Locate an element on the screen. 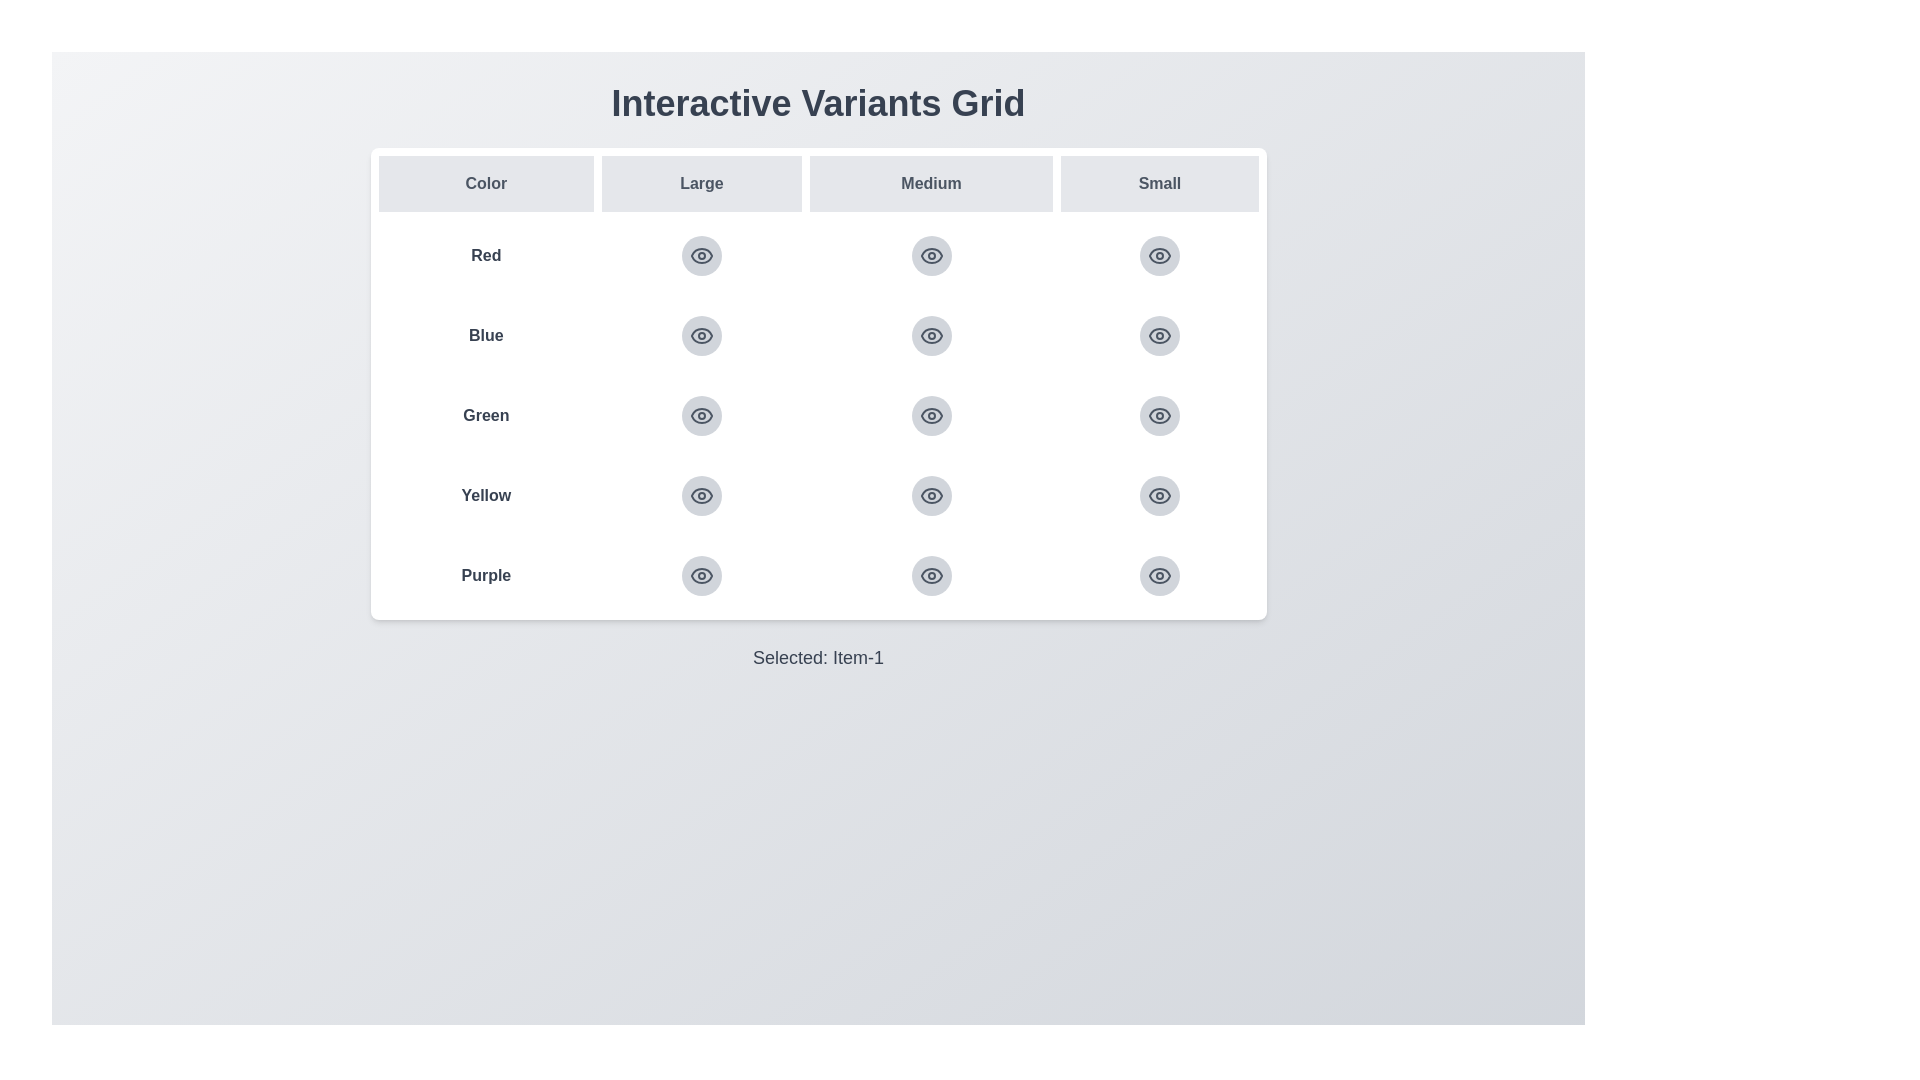 The image size is (1920, 1080). the 'Blue' text label in the 'Color' column, which is the second item in the vertical list between 'Red' and 'Green' is located at coordinates (486, 334).